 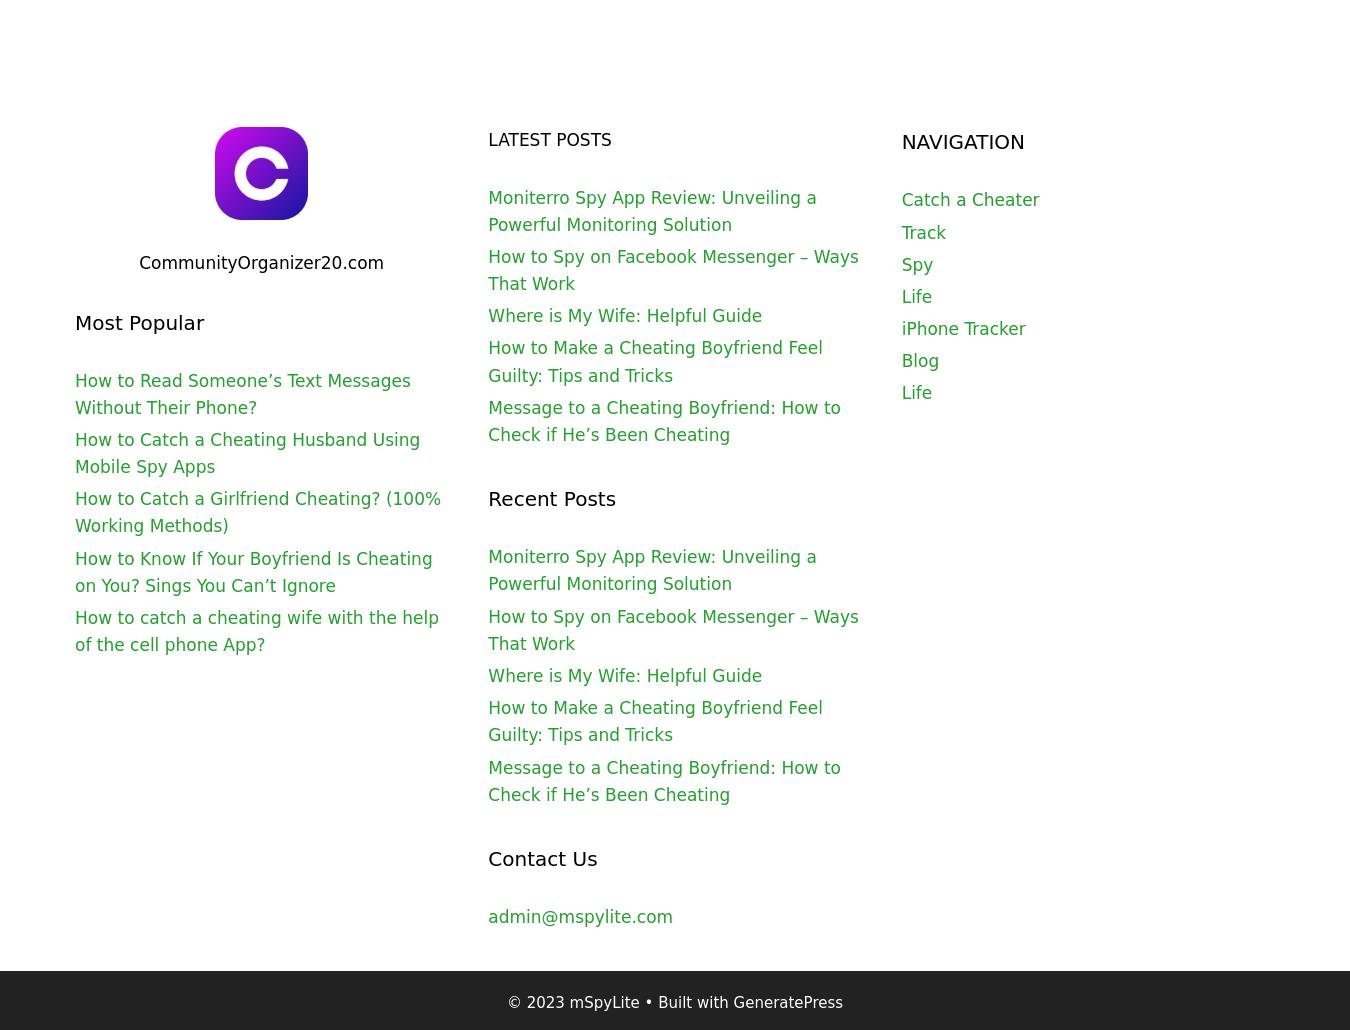 What do you see at coordinates (919, 361) in the screenshot?
I see `'Blog'` at bounding box center [919, 361].